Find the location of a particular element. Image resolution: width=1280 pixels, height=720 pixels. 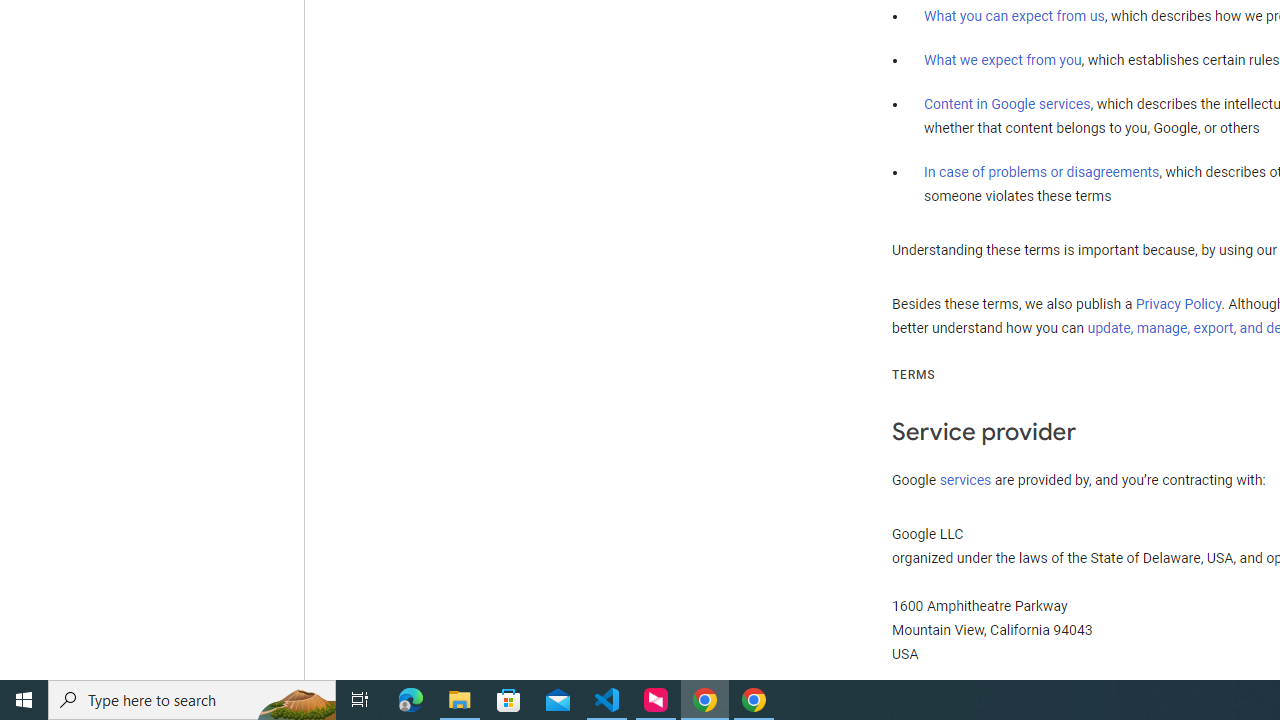

'What you can expect from us' is located at coordinates (1014, 16).